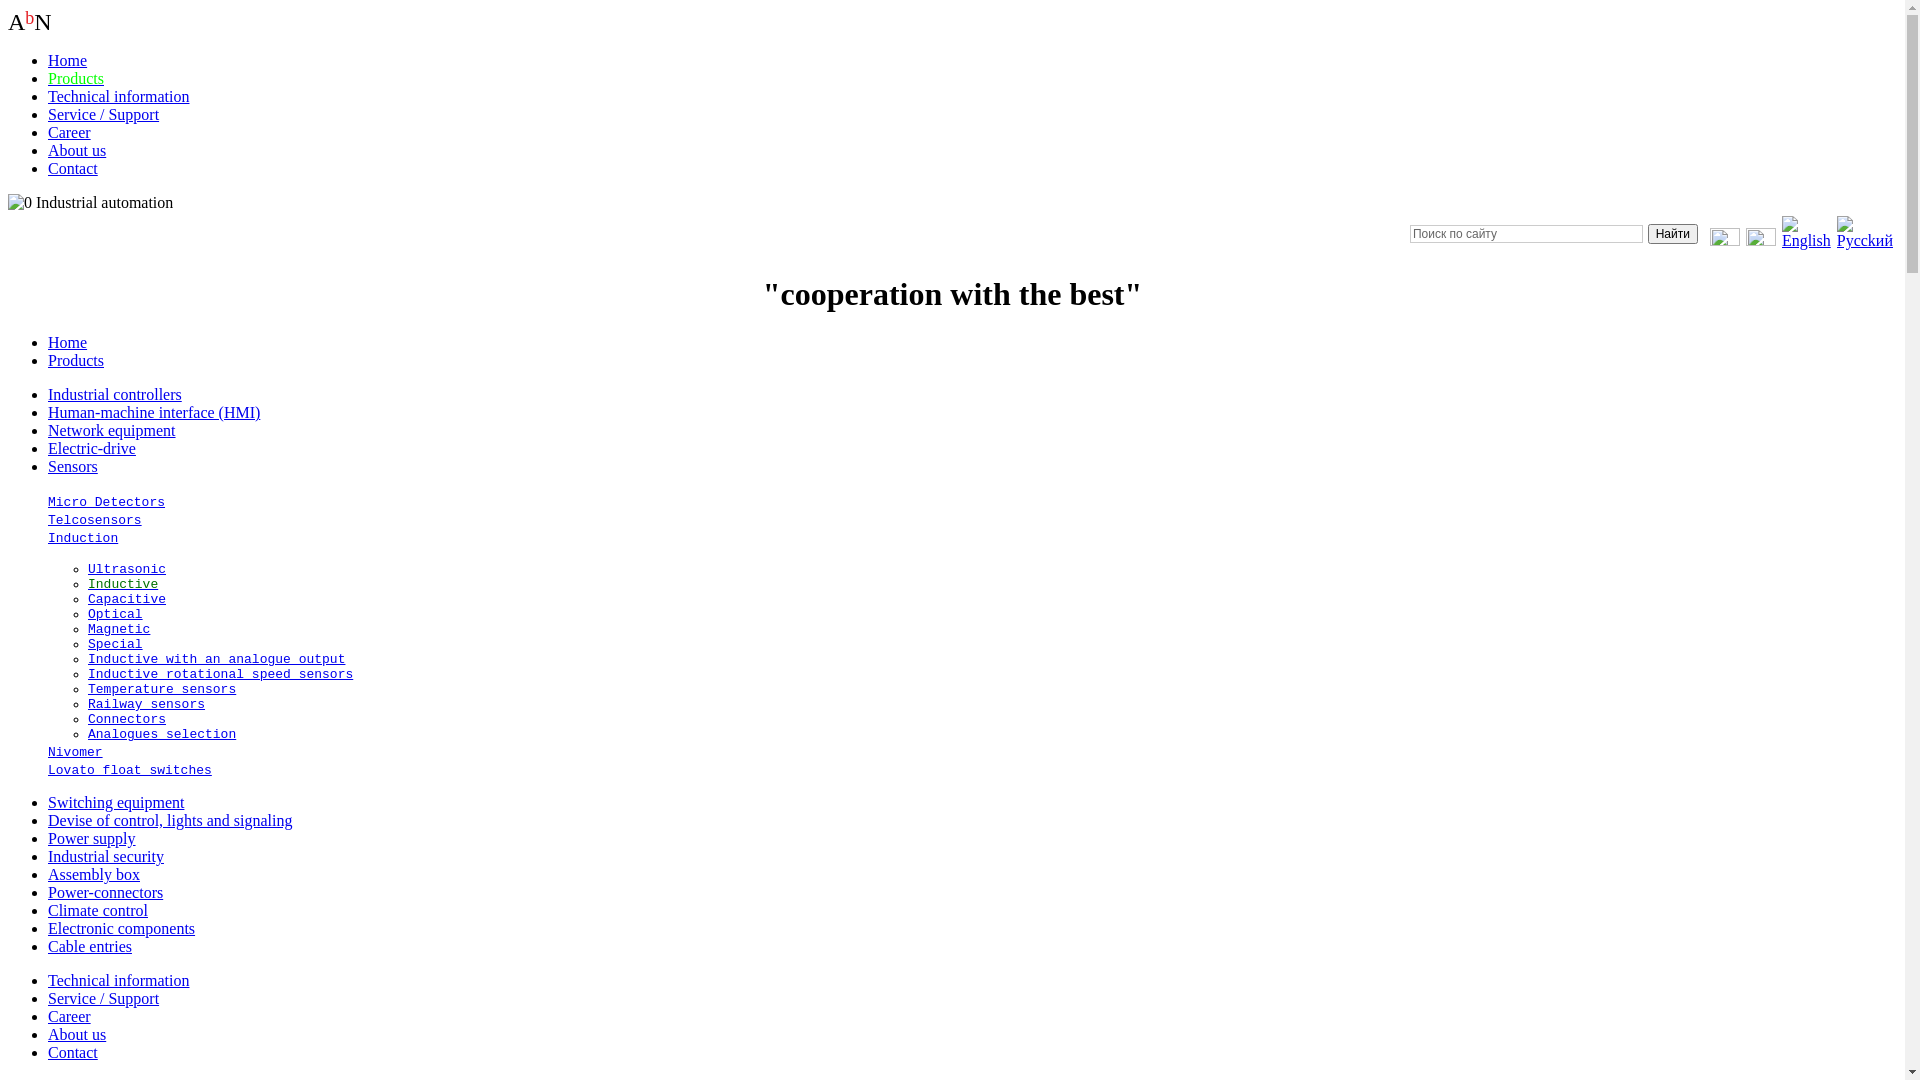 Image resolution: width=1920 pixels, height=1080 pixels. Describe the element at coordinates (76, 360) in the screenshot. I see `'Products'` at that location.